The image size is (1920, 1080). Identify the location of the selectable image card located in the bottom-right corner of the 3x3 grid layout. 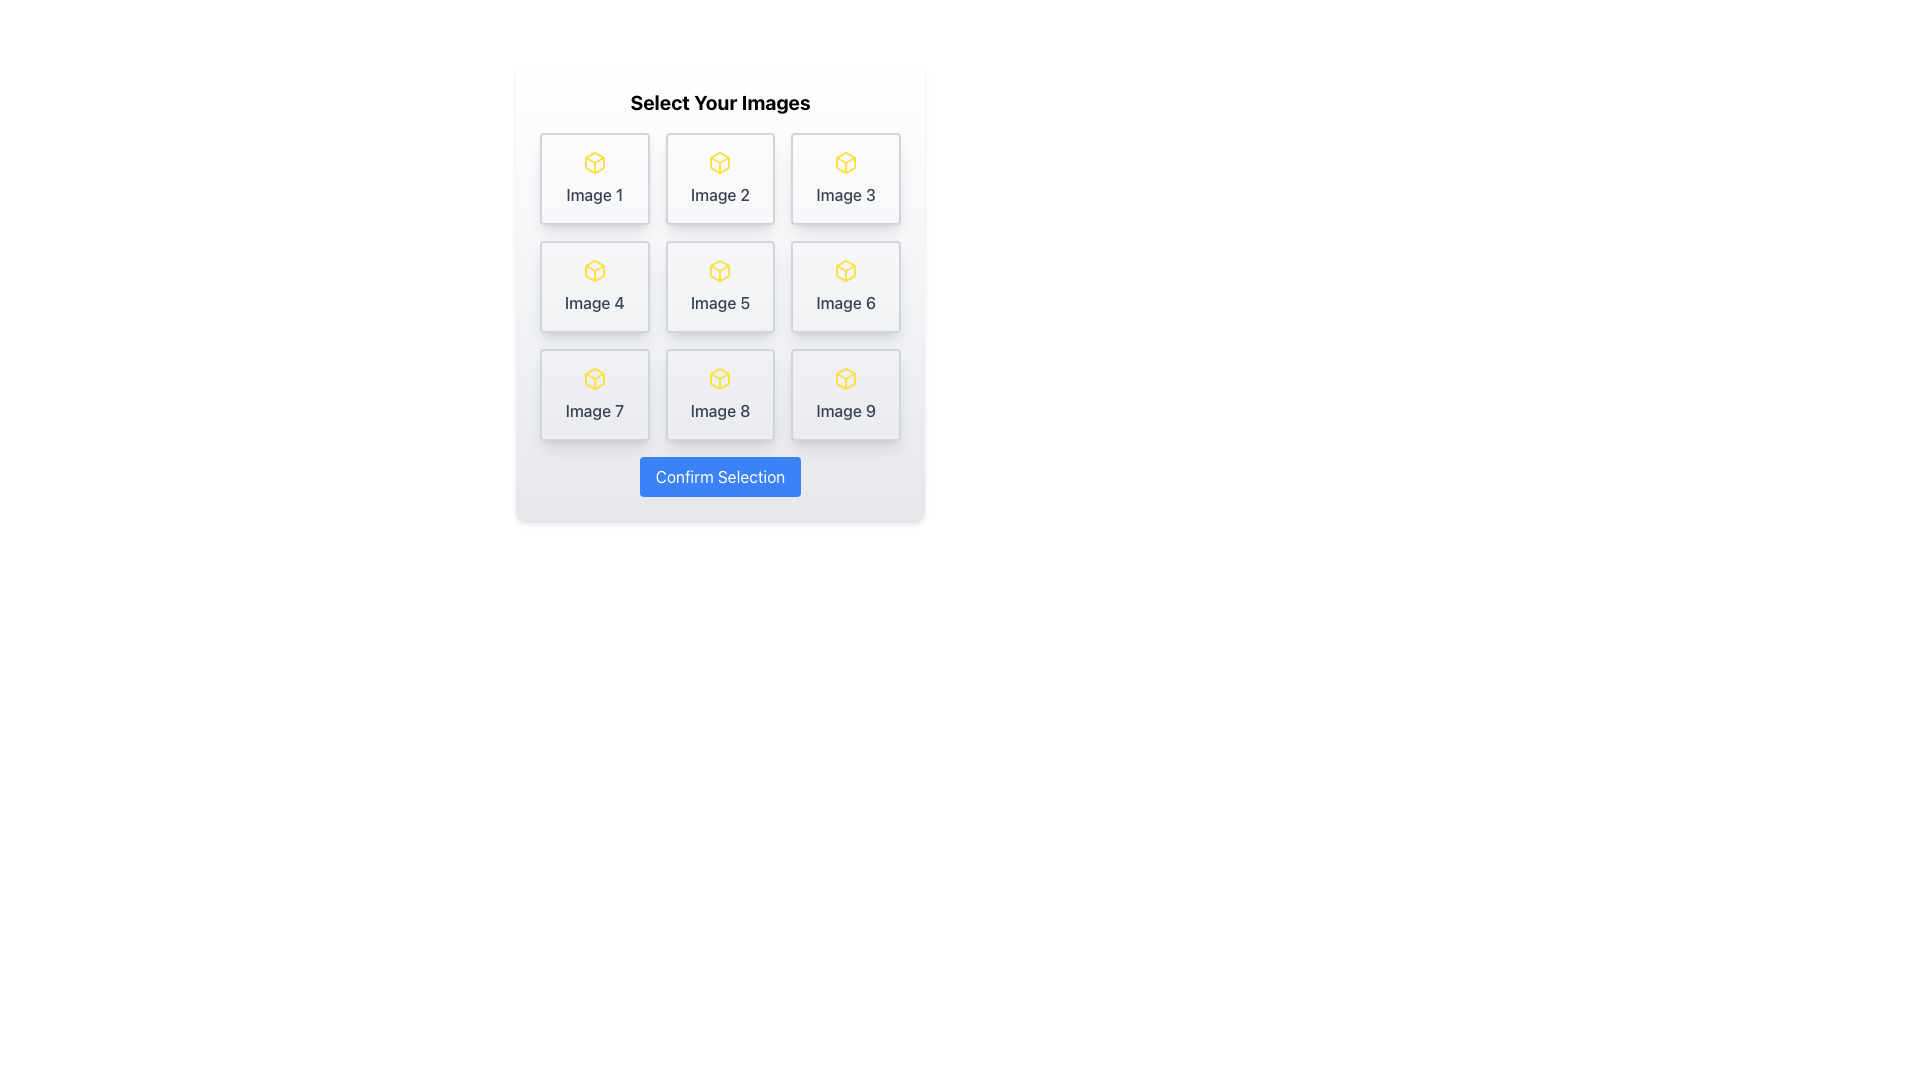
(846, 394).